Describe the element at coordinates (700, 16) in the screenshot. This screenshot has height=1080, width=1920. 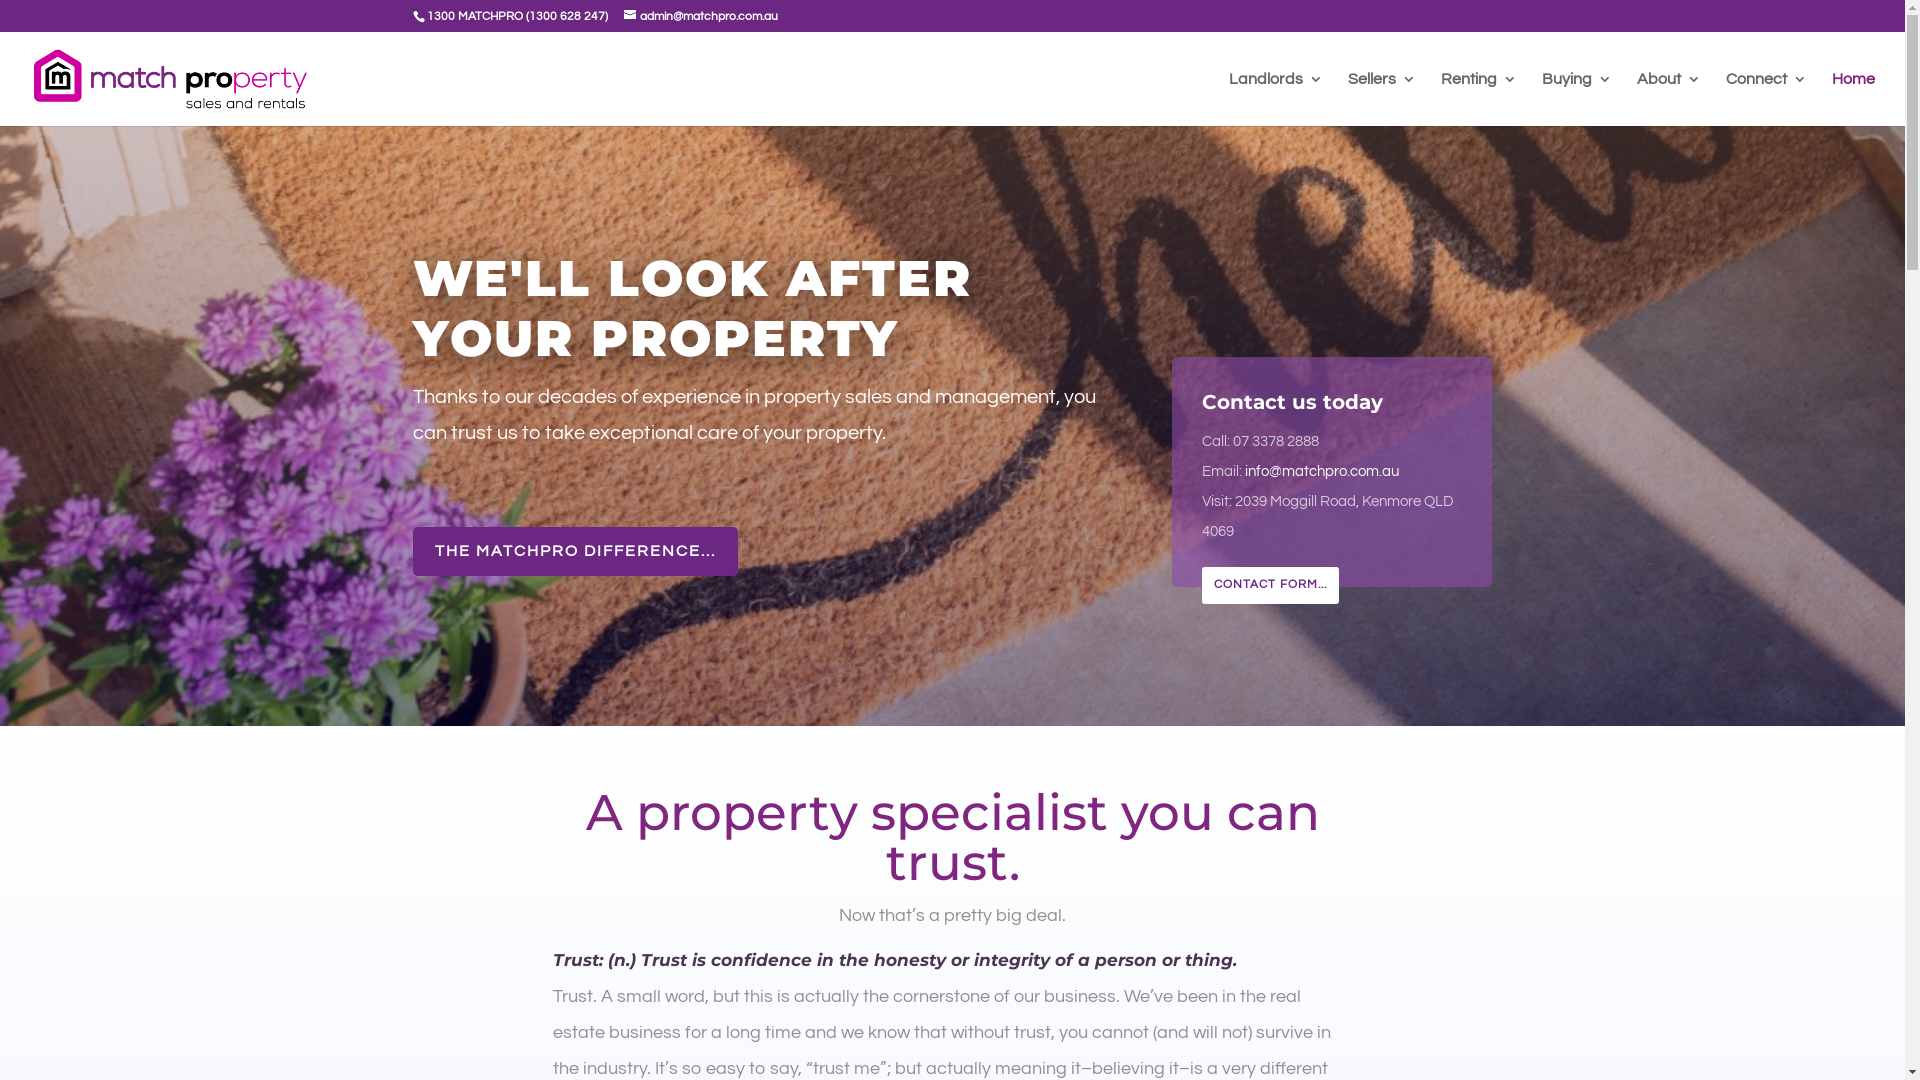
I see `'admin@matchpro.com.au'` at that location.